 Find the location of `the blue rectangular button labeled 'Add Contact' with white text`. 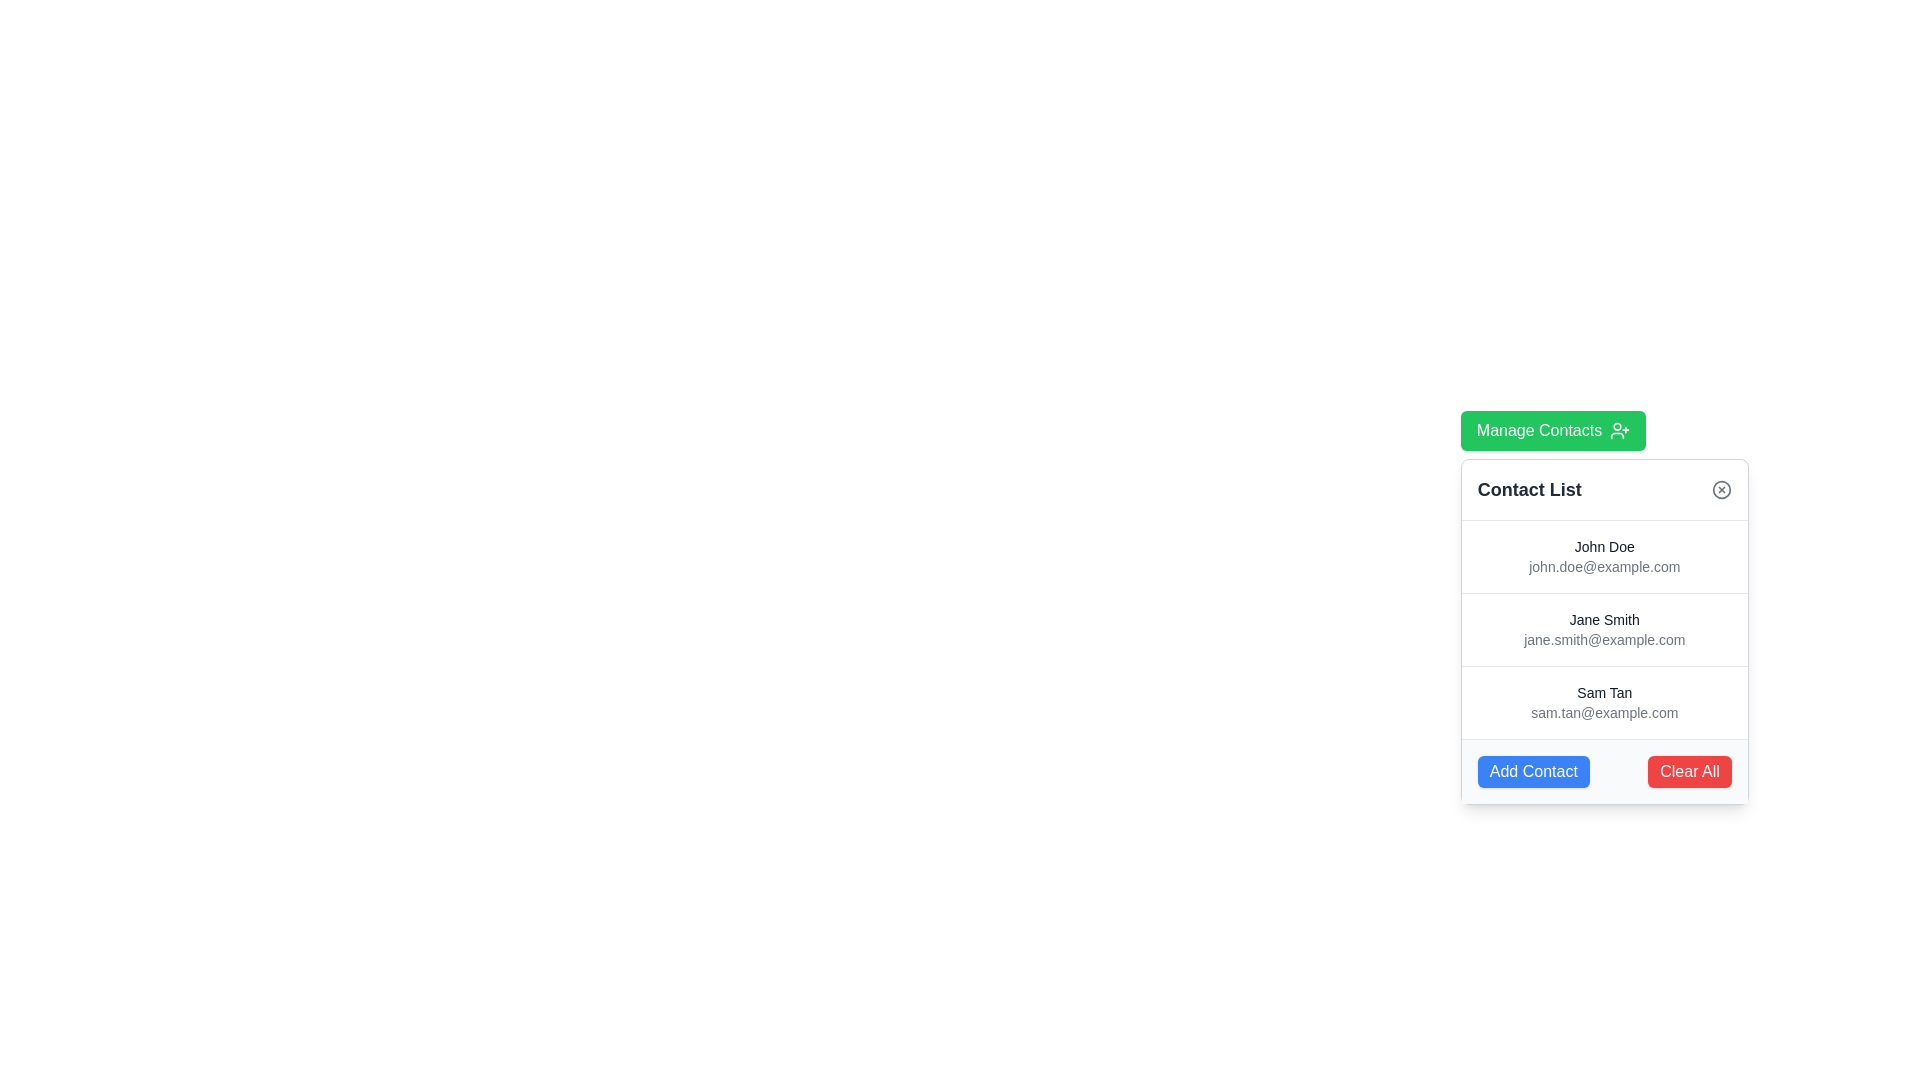

the blue rectangular button labeled 'Add Contact' with white text is located at coordinates (1532, 770).